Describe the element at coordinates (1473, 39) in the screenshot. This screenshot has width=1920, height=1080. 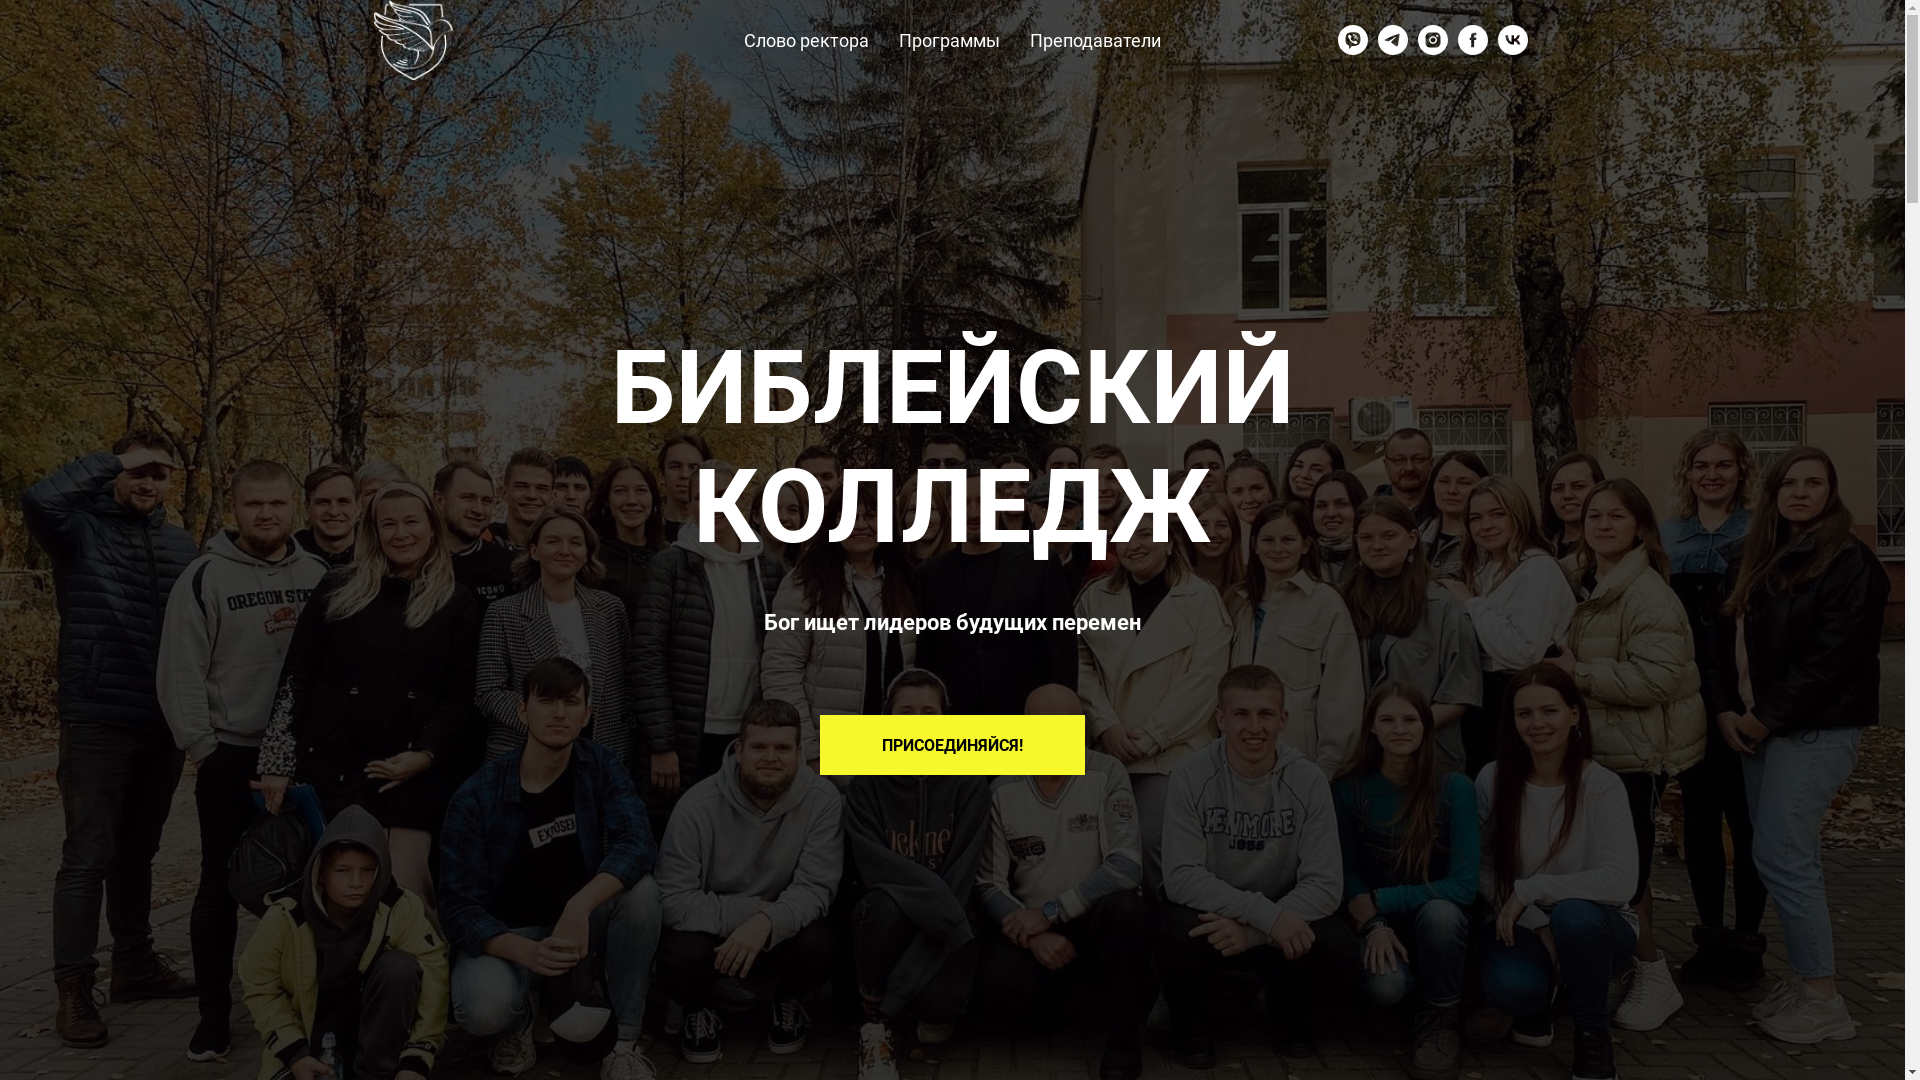
I see `'Facebook'` at that location.